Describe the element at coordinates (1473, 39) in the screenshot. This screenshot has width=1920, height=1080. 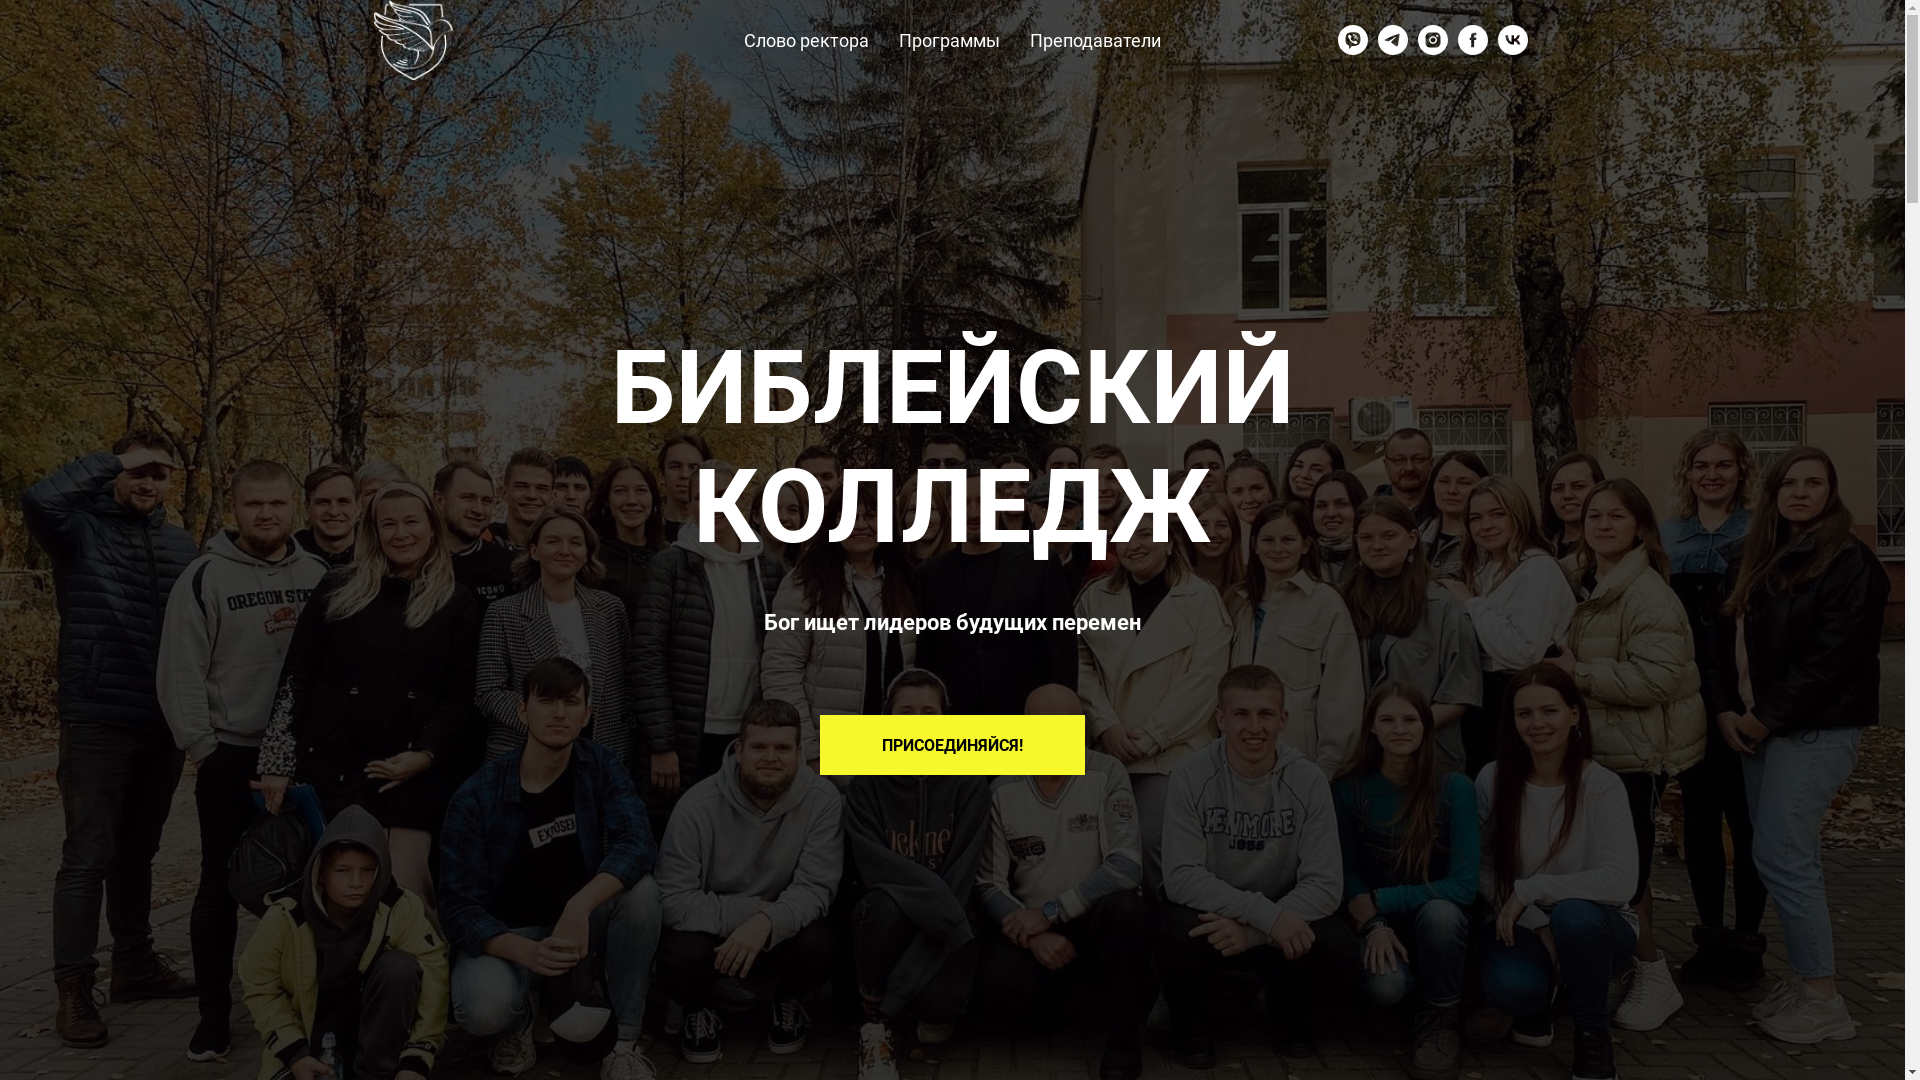
I see `'Facebook'` at that location.